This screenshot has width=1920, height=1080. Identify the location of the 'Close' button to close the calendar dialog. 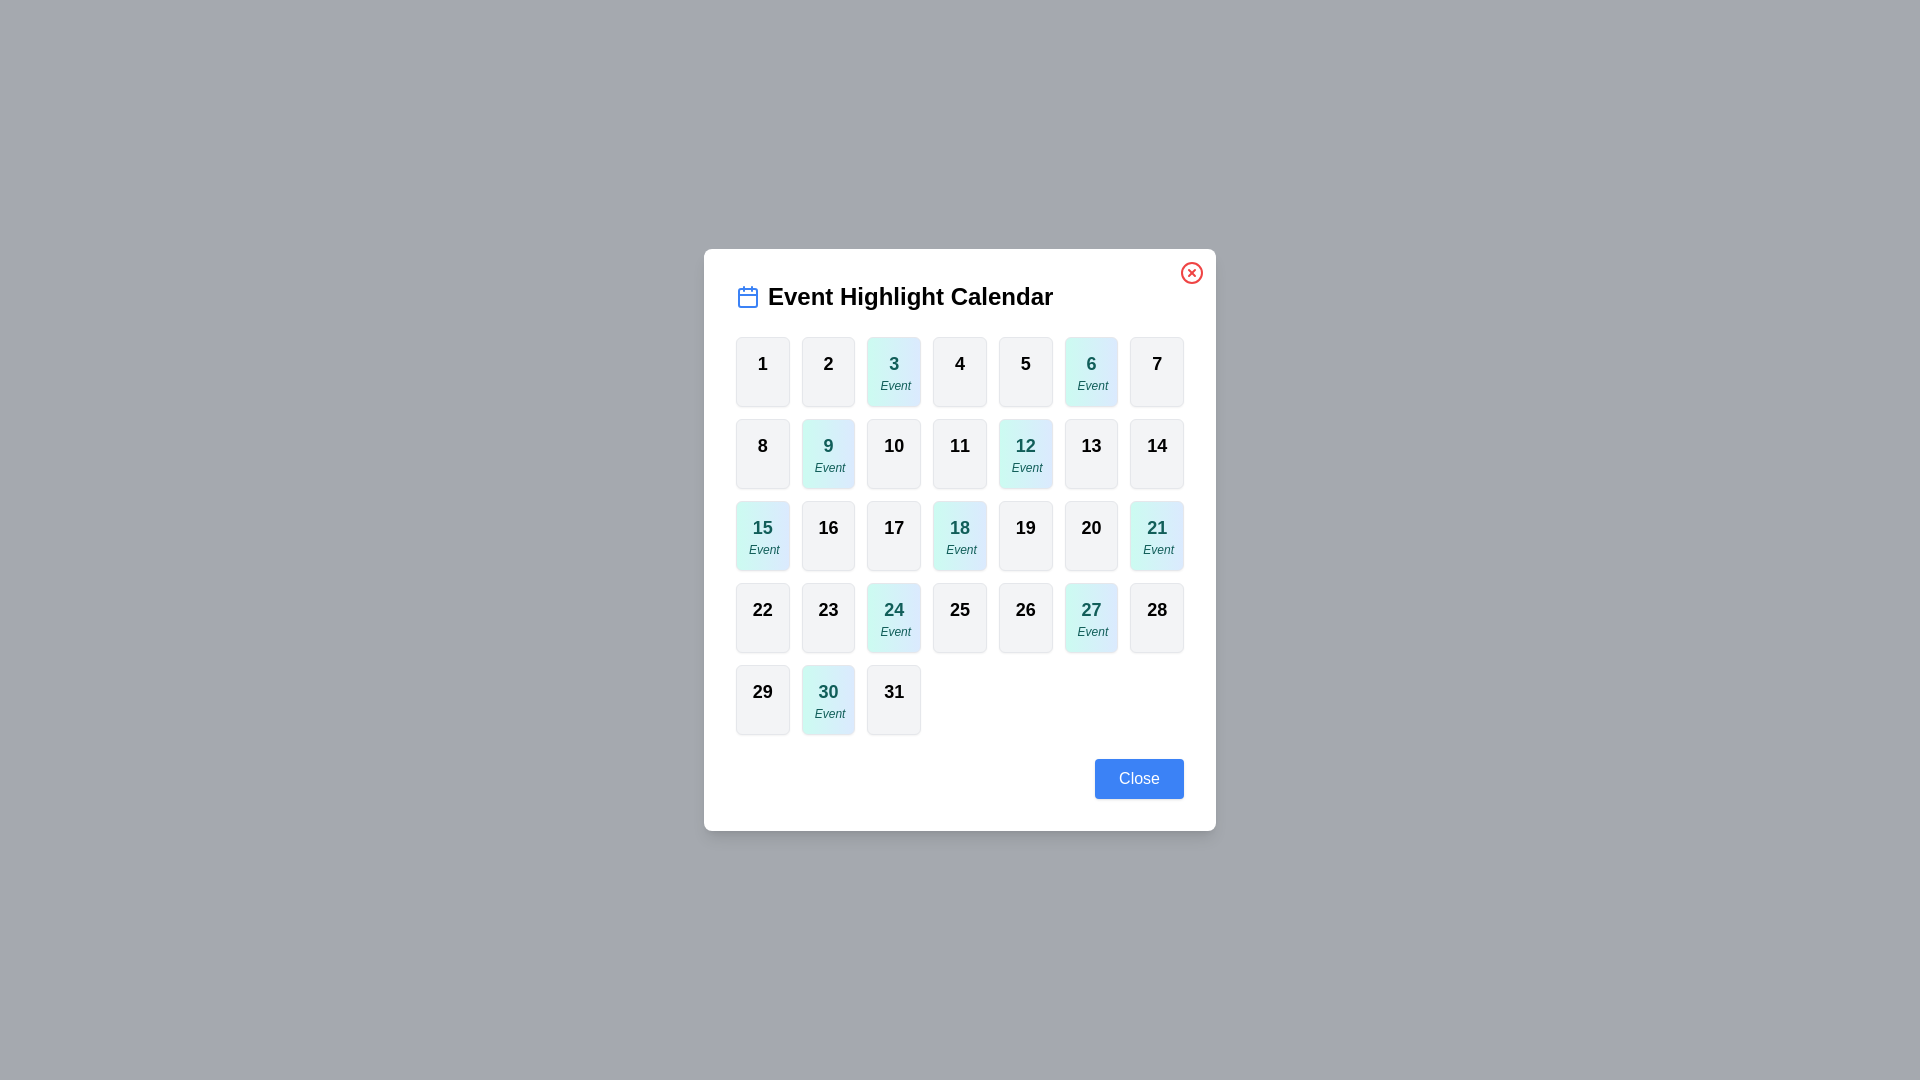
(1139, 778).